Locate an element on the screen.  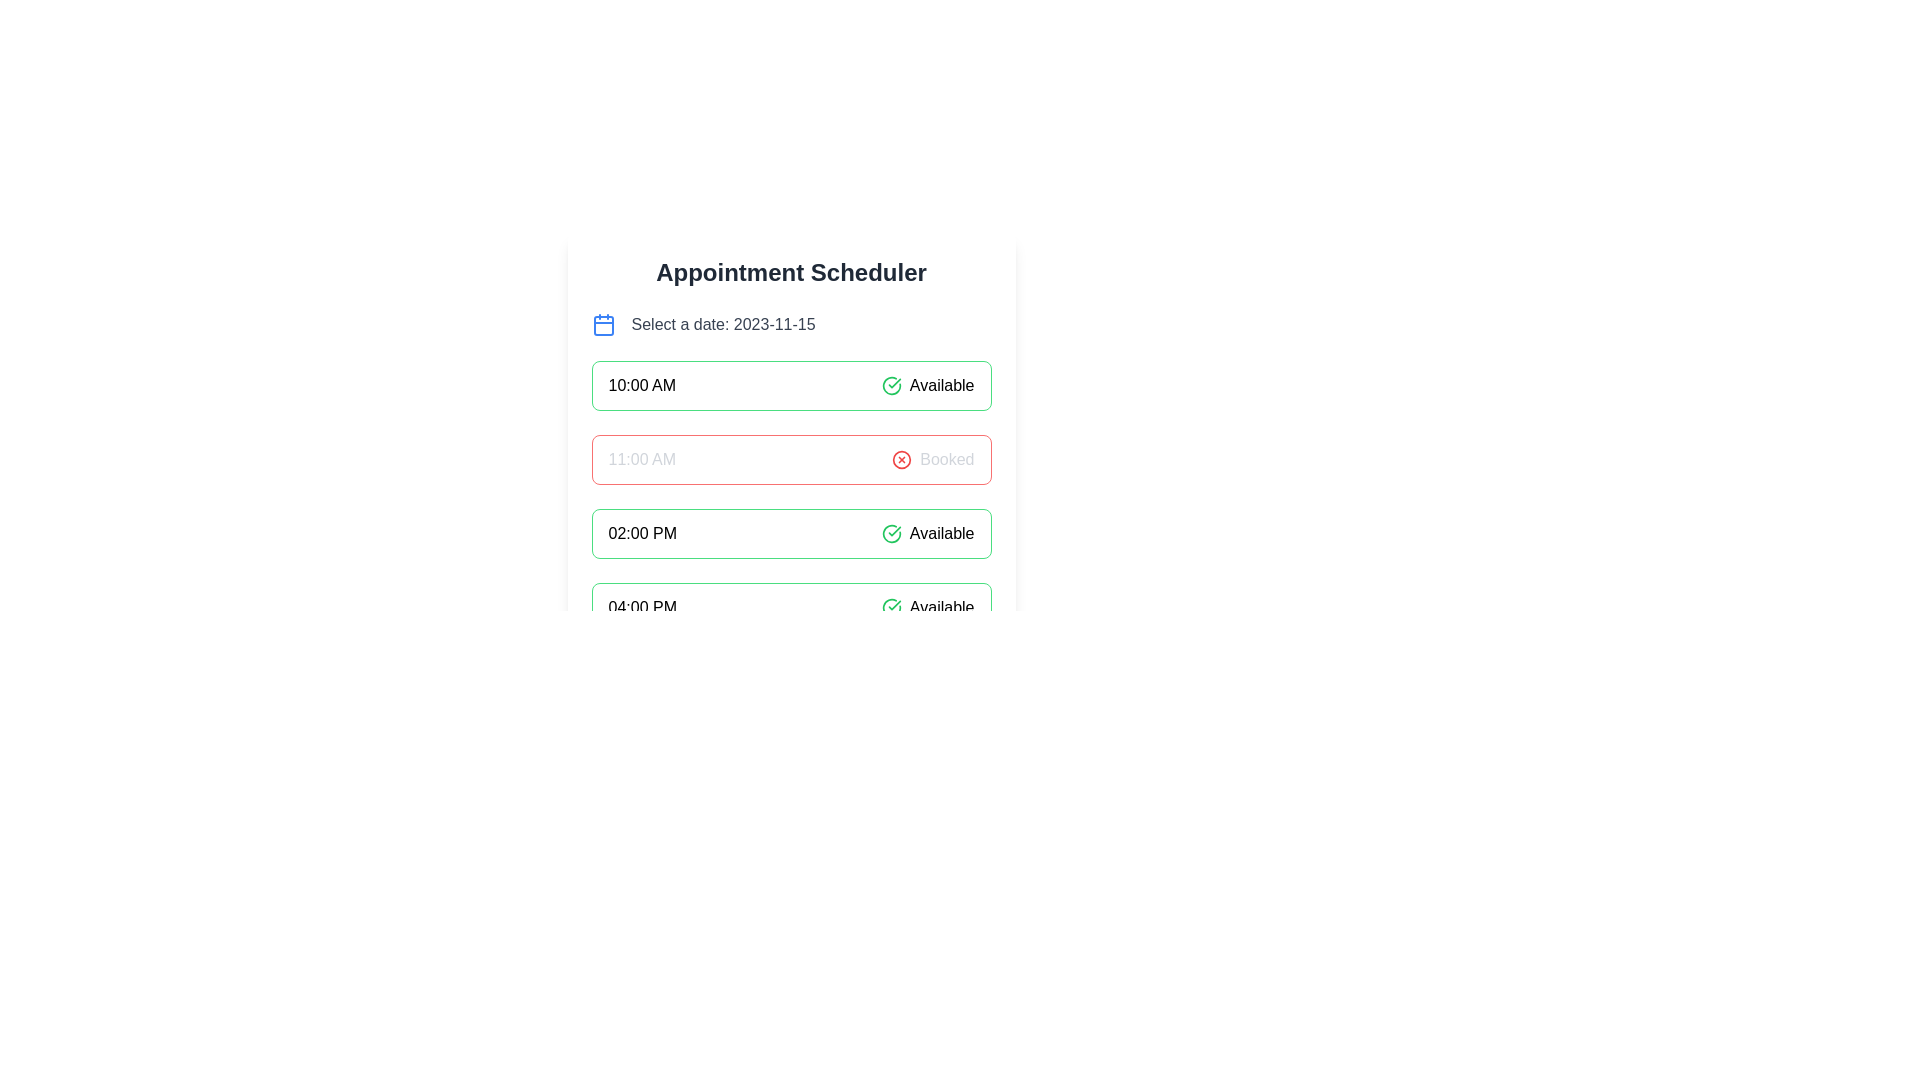
the Status indicator label with an icon and text is located at coordinates (927, 532).